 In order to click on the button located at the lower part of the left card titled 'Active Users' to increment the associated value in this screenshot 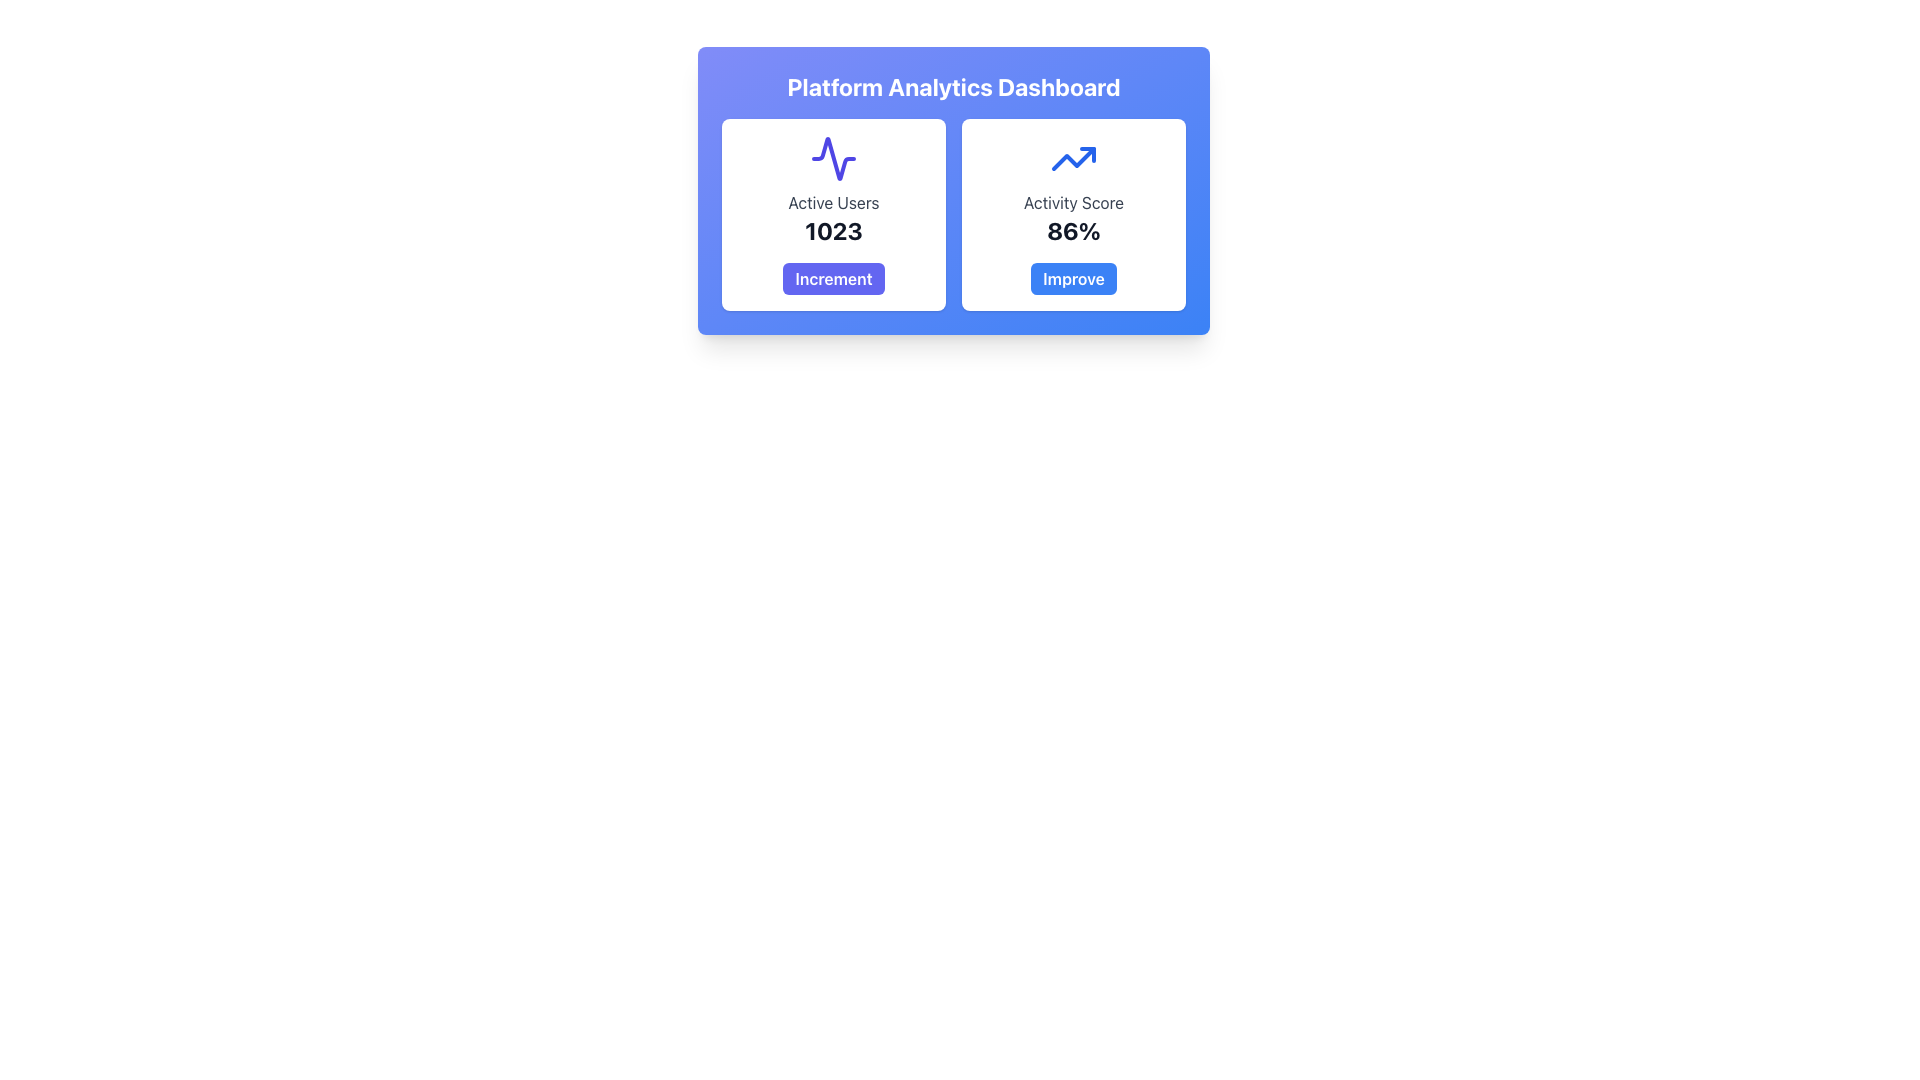, I will do `click(834, 278)`.